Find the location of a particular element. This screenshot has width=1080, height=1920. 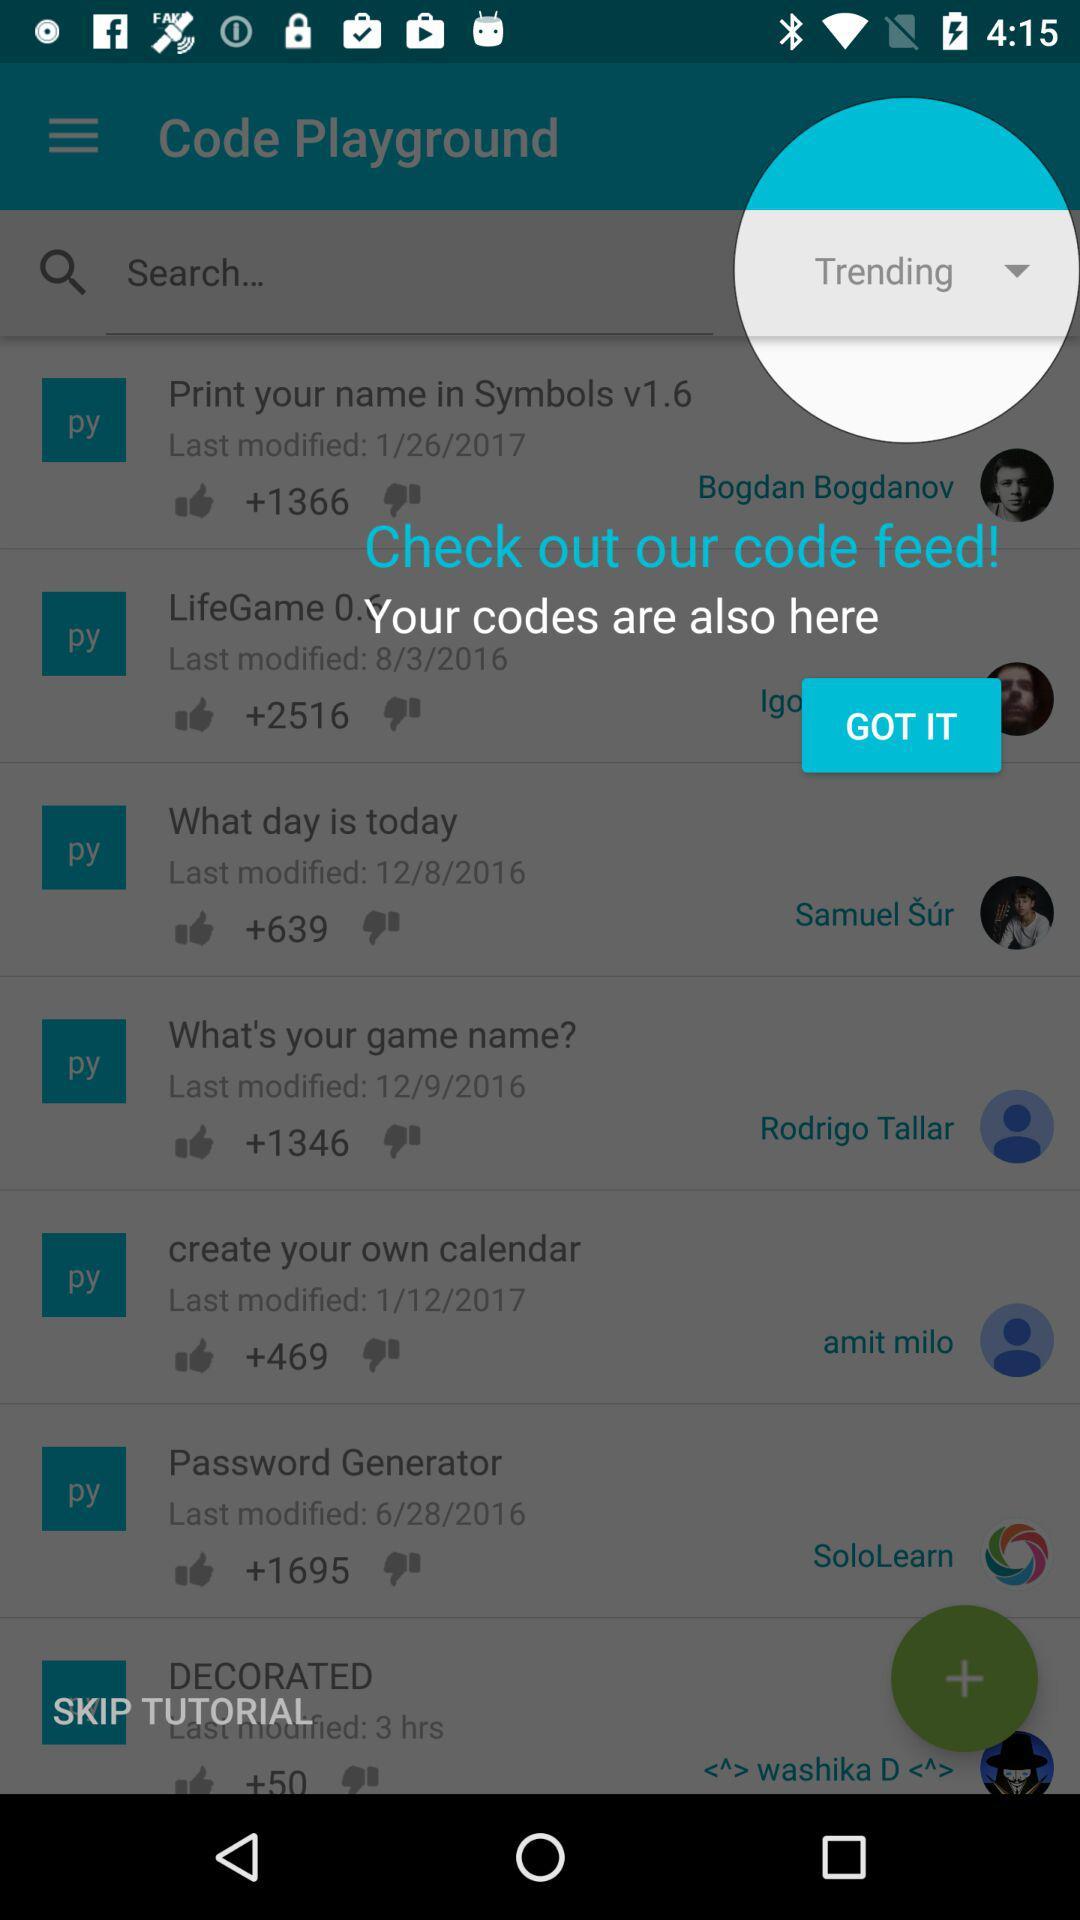

codes is located at coordinates (963, 1678).